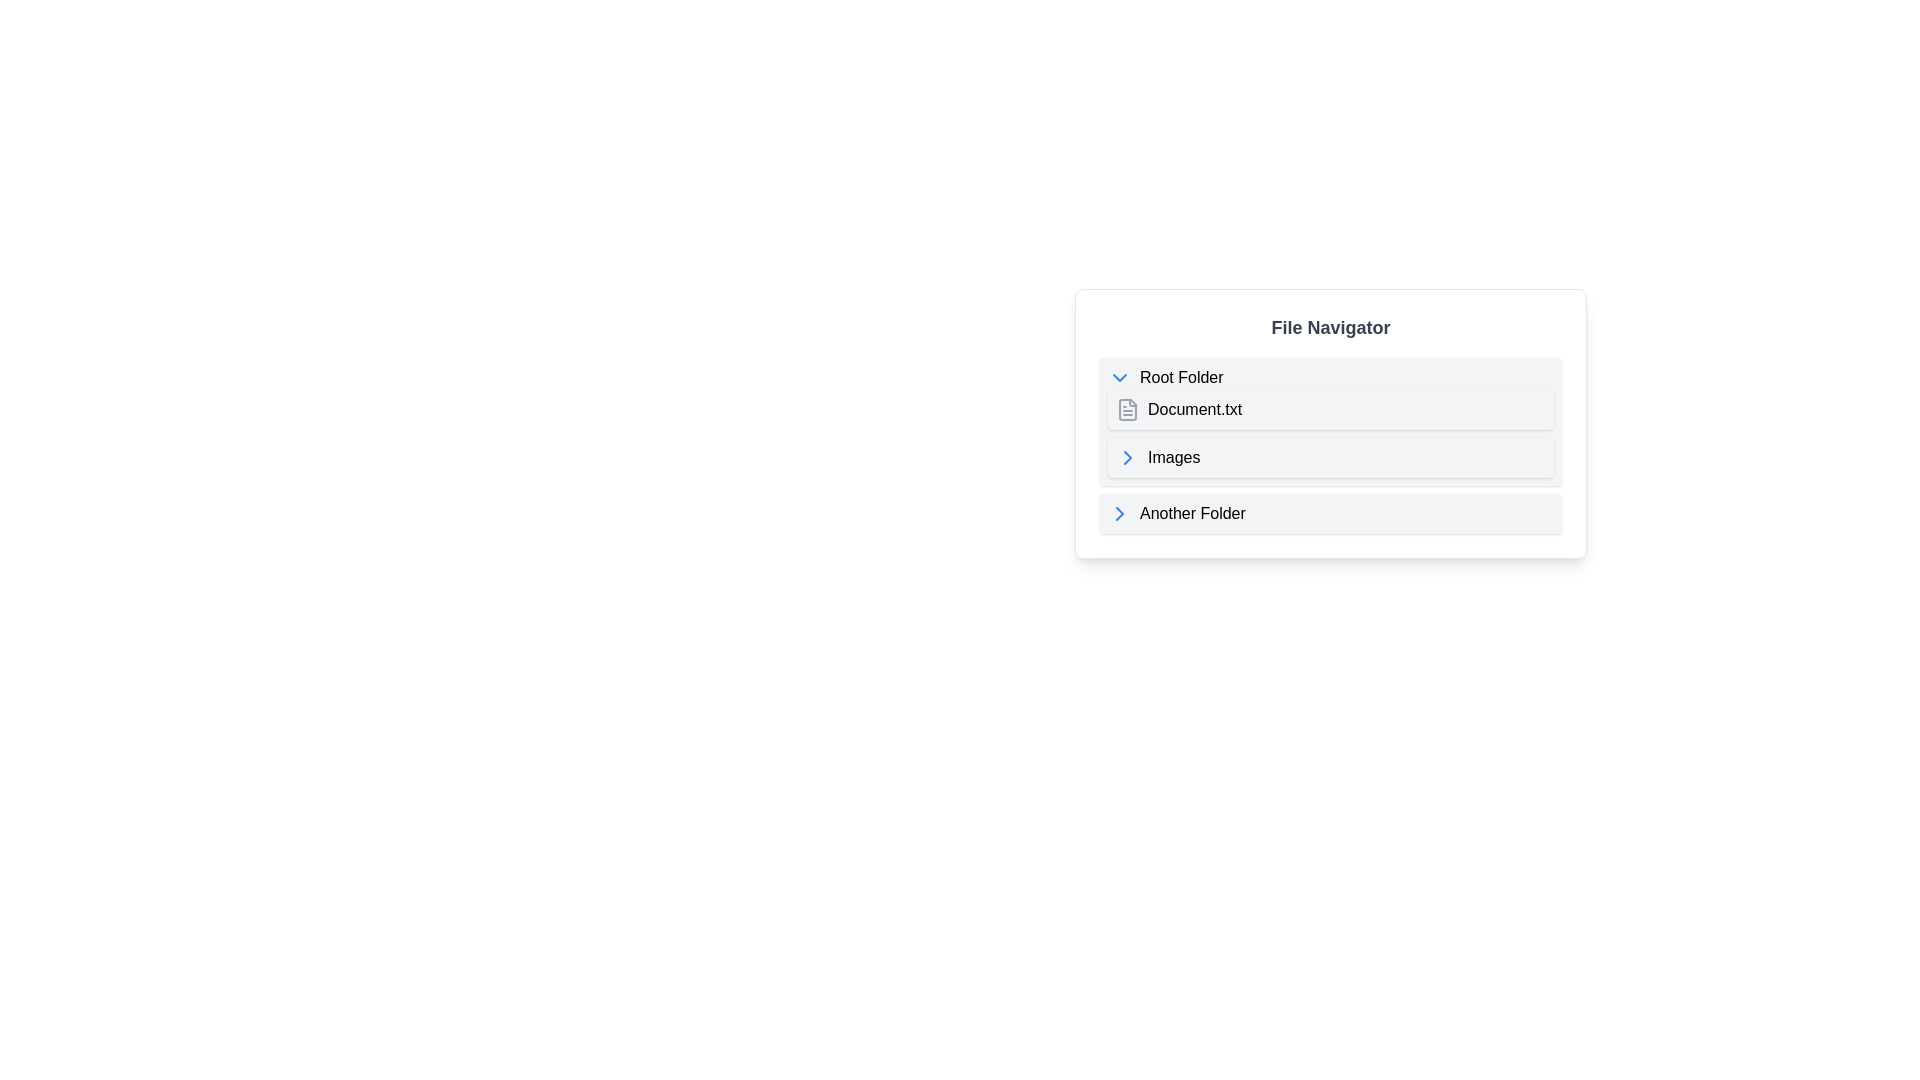 This screenshot has width=1920, height=1080. What do you see at coordinates (1128, 408) in the screenshot?
I see `the icon representing the file 'Document.txt'` at bounding box center [1128, 408].